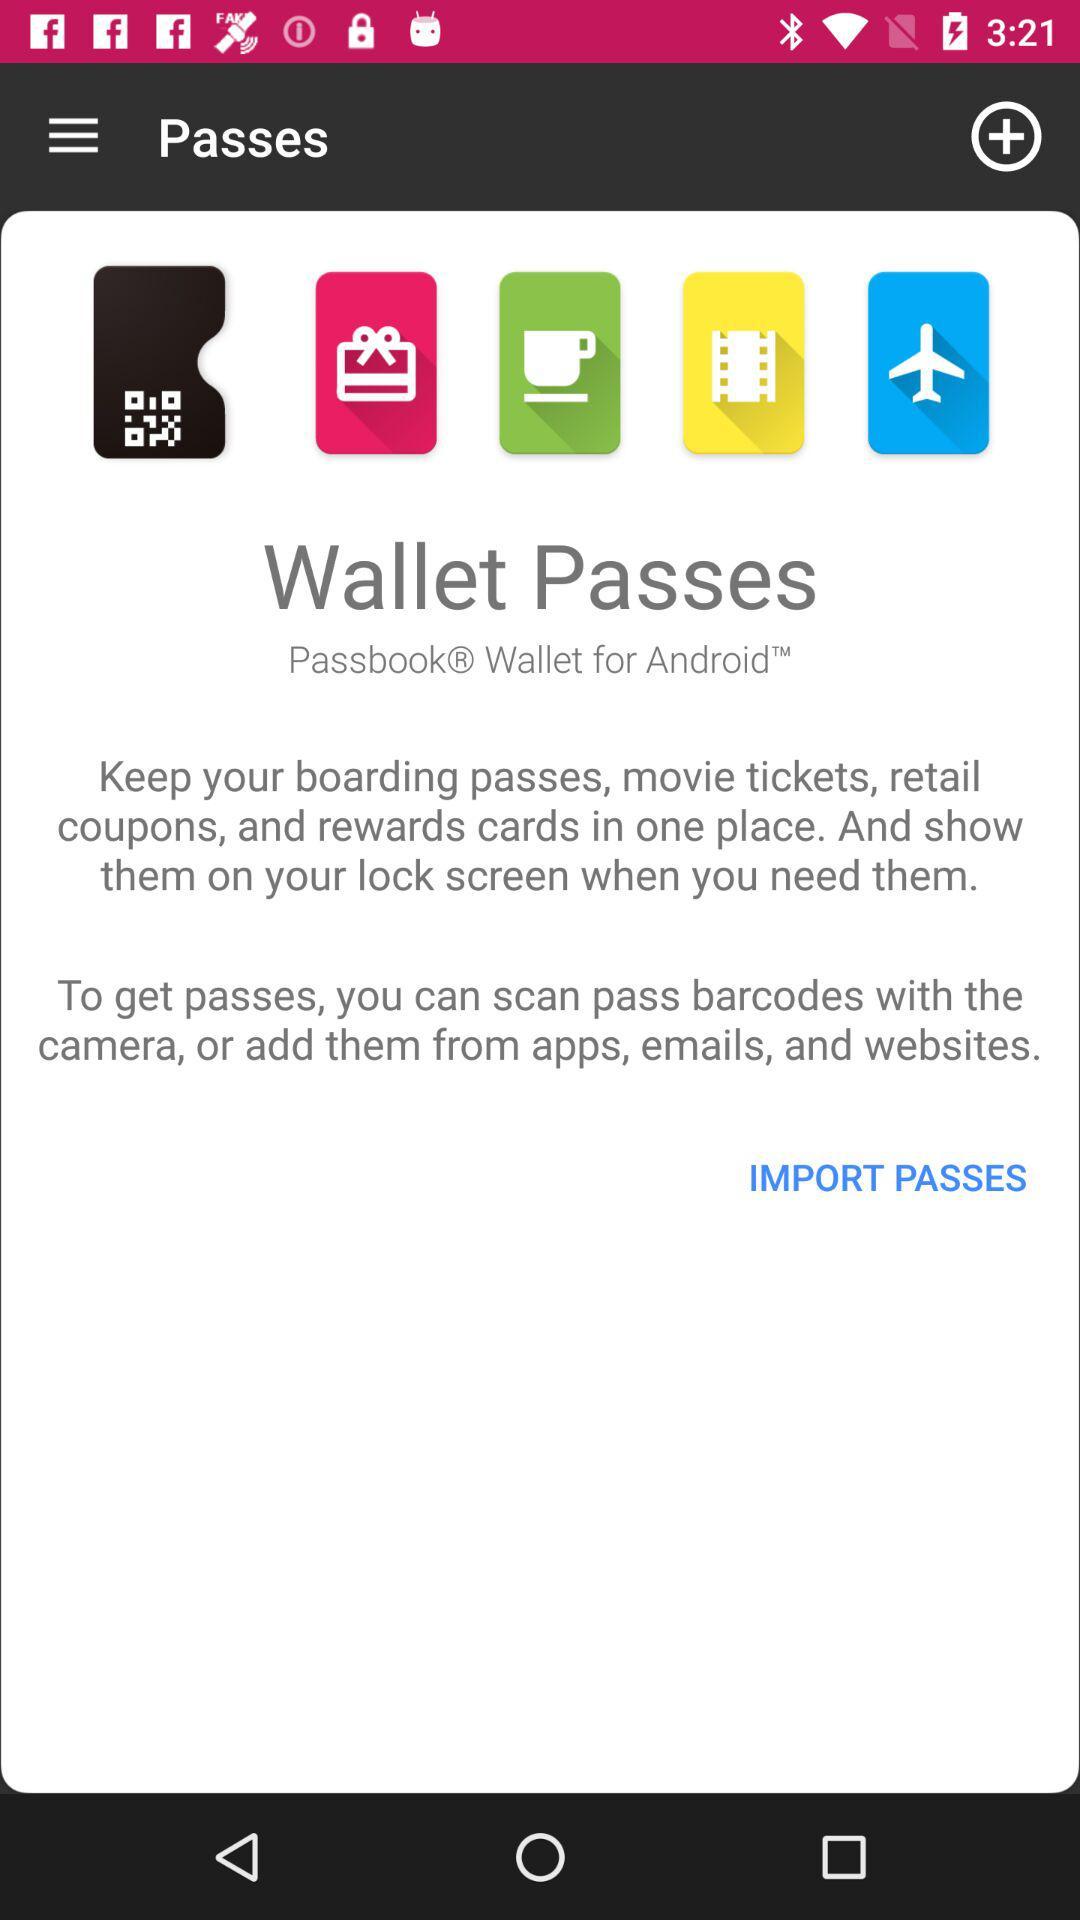 The width and height of the screenshot is (1080, 1920). Describe the element at coordinates (886, 1176) in the screenshot. I see `import passes item` at that location.